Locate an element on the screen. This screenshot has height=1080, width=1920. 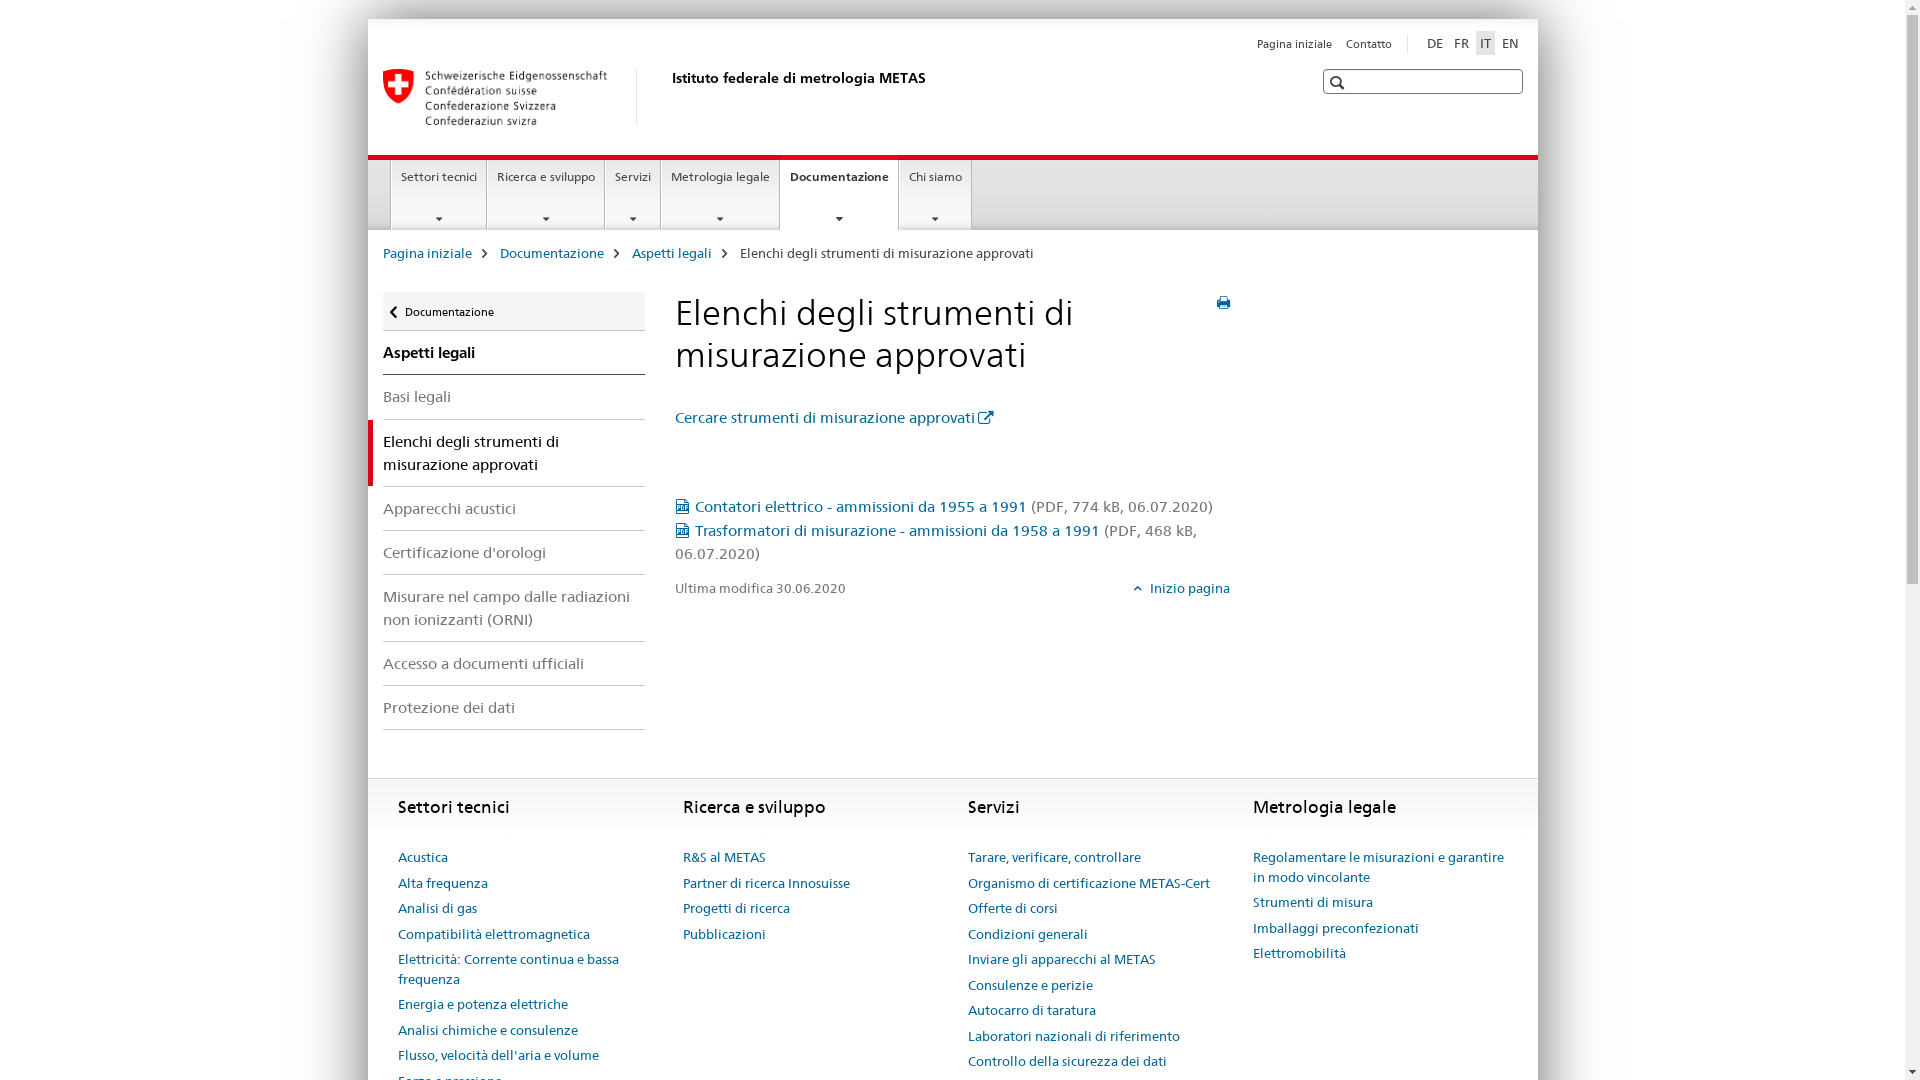
'Inviare gli apparecchi al METAS' is located at coordinates (1060, 959).